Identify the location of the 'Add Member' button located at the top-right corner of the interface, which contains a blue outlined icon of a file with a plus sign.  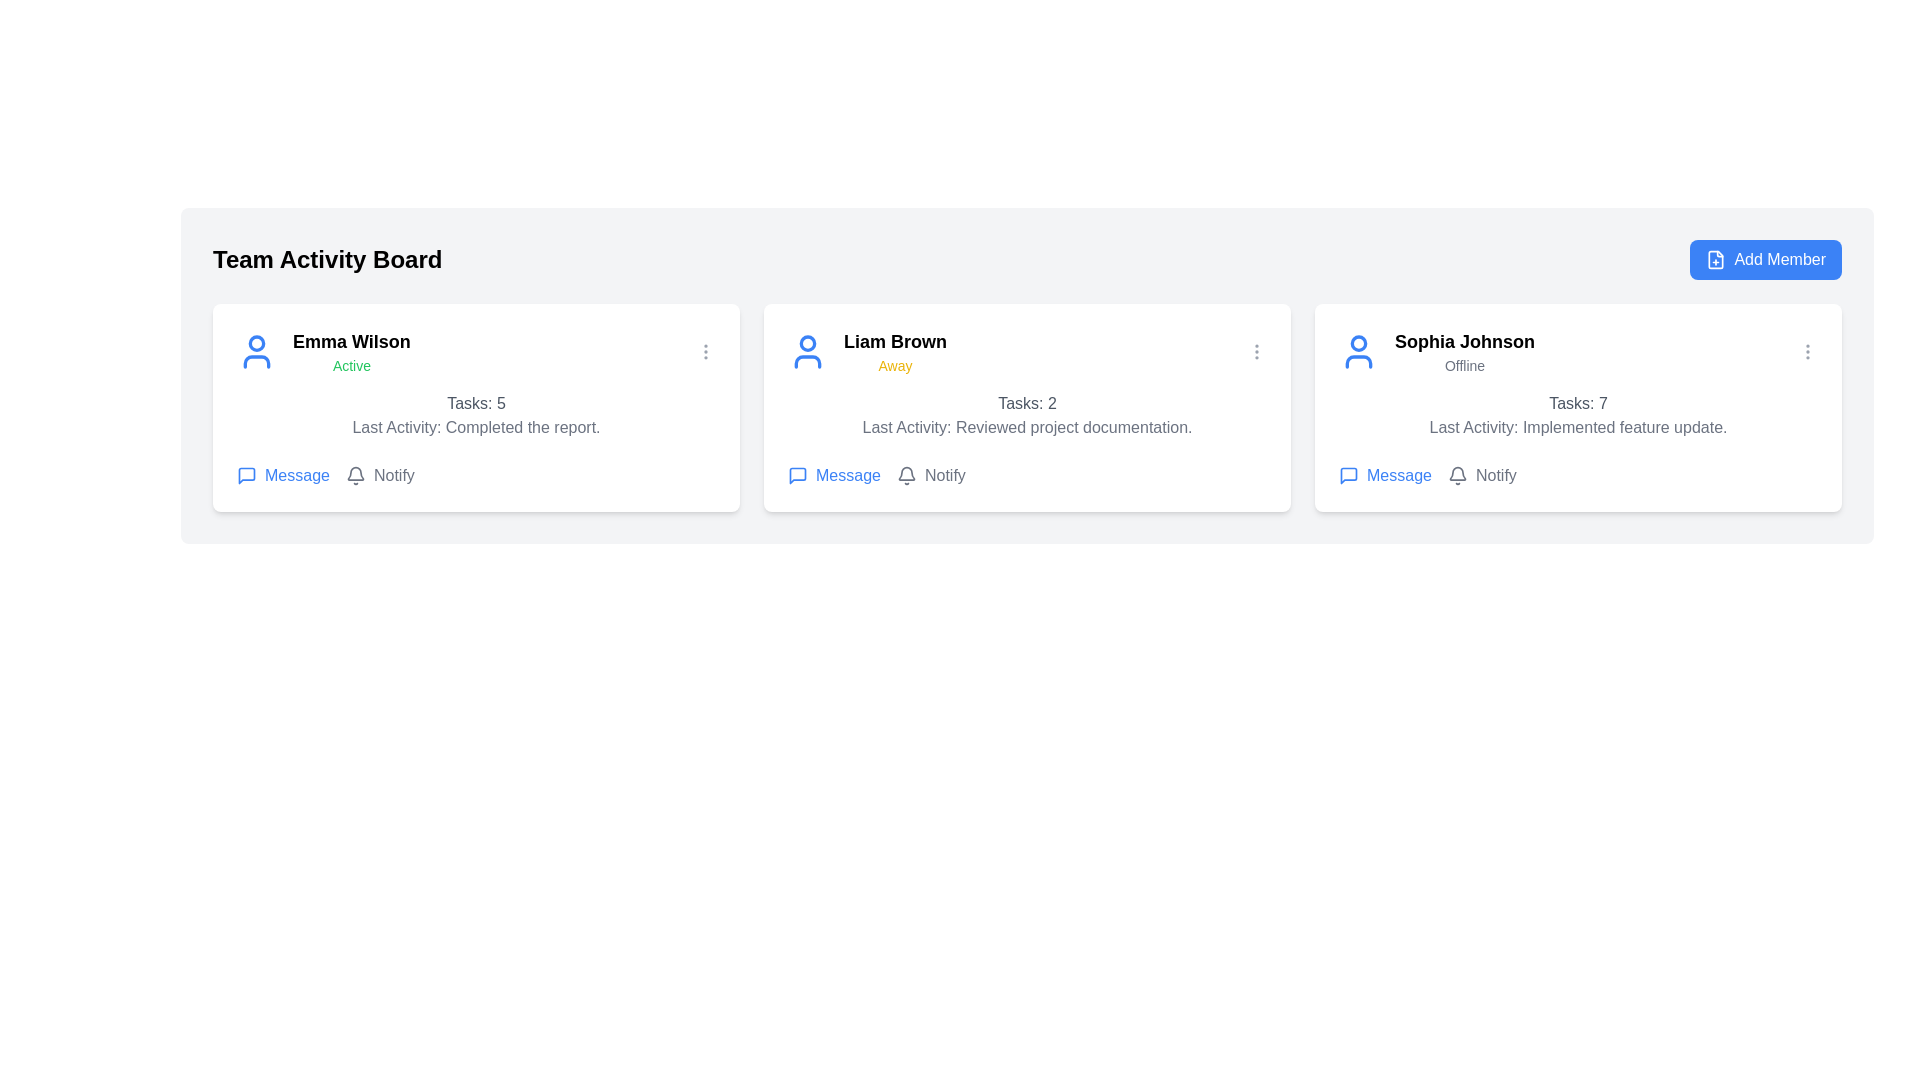
(1715, 258).